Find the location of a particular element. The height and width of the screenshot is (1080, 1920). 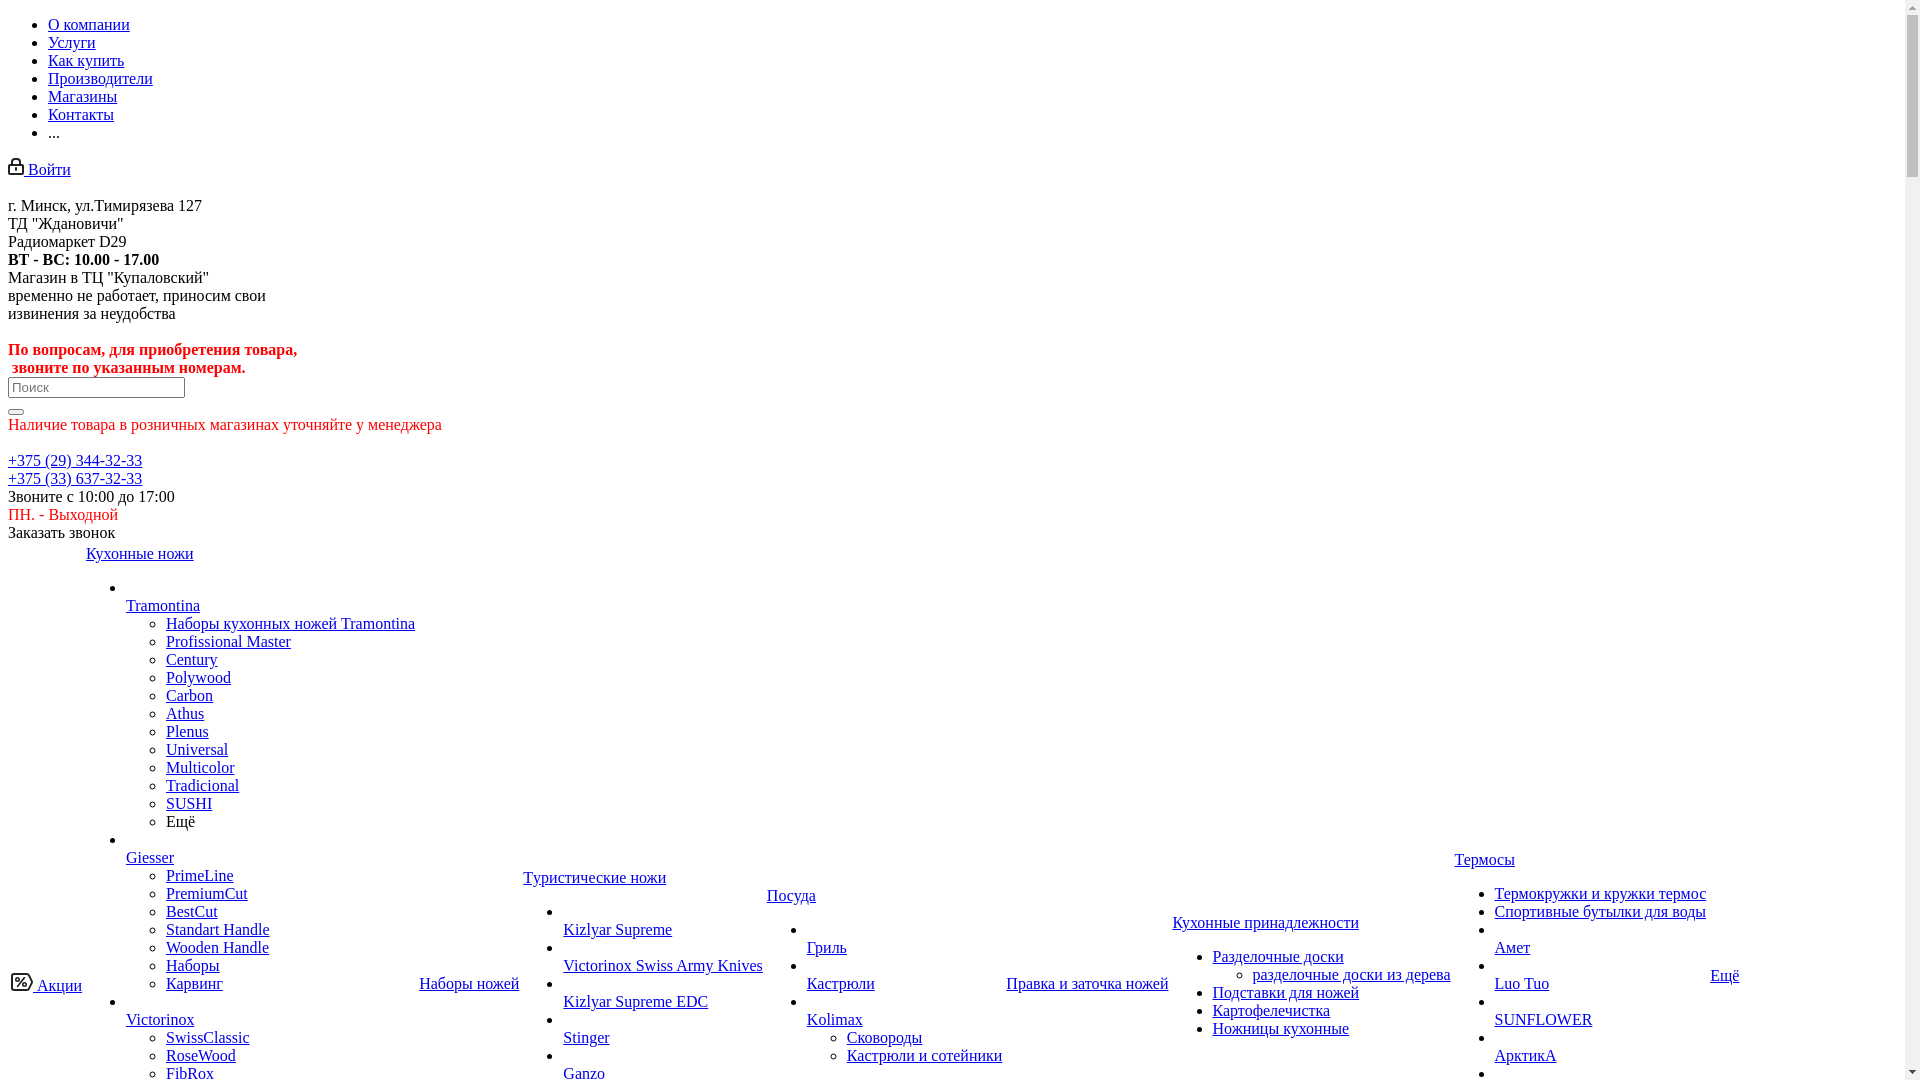

'Tramontina' is located at coordinates (124, 604).